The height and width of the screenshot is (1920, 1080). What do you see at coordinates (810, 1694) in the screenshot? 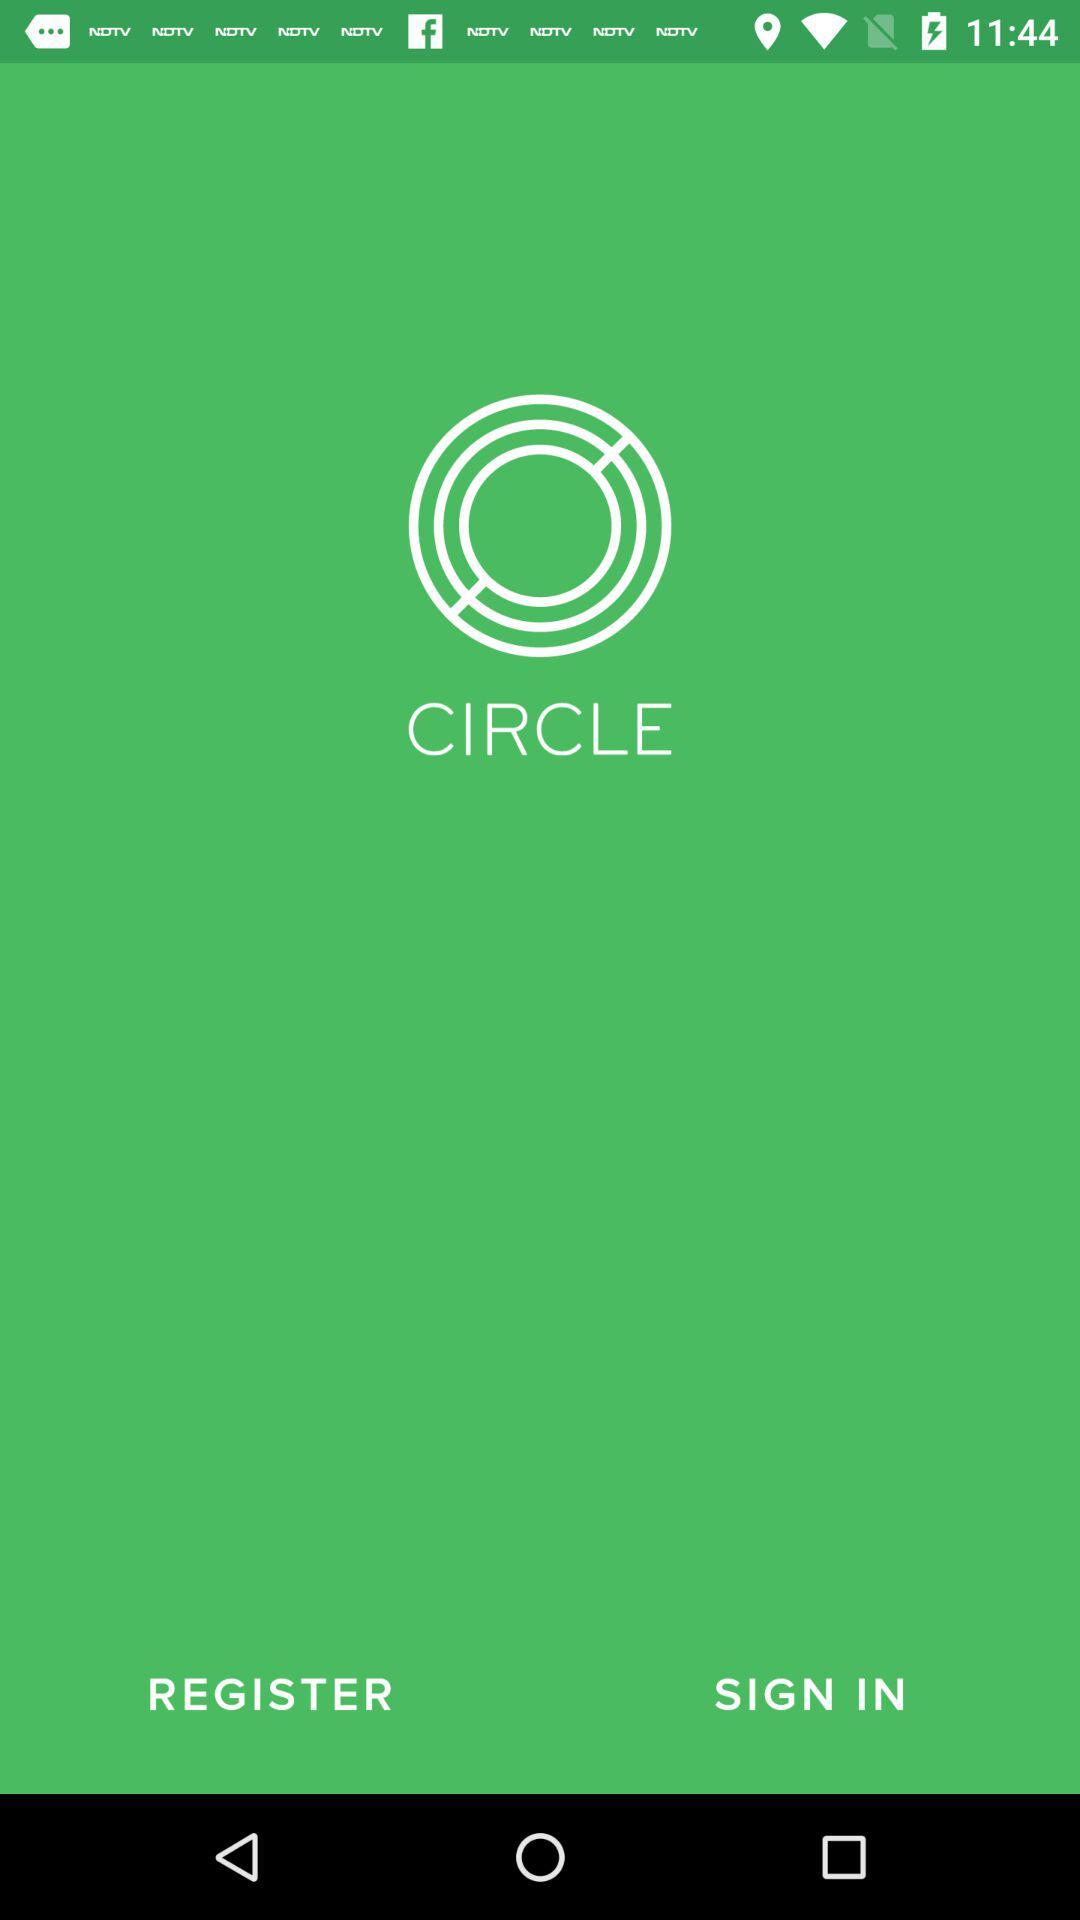
I see `sign in` at bounding box center [810, 1694].